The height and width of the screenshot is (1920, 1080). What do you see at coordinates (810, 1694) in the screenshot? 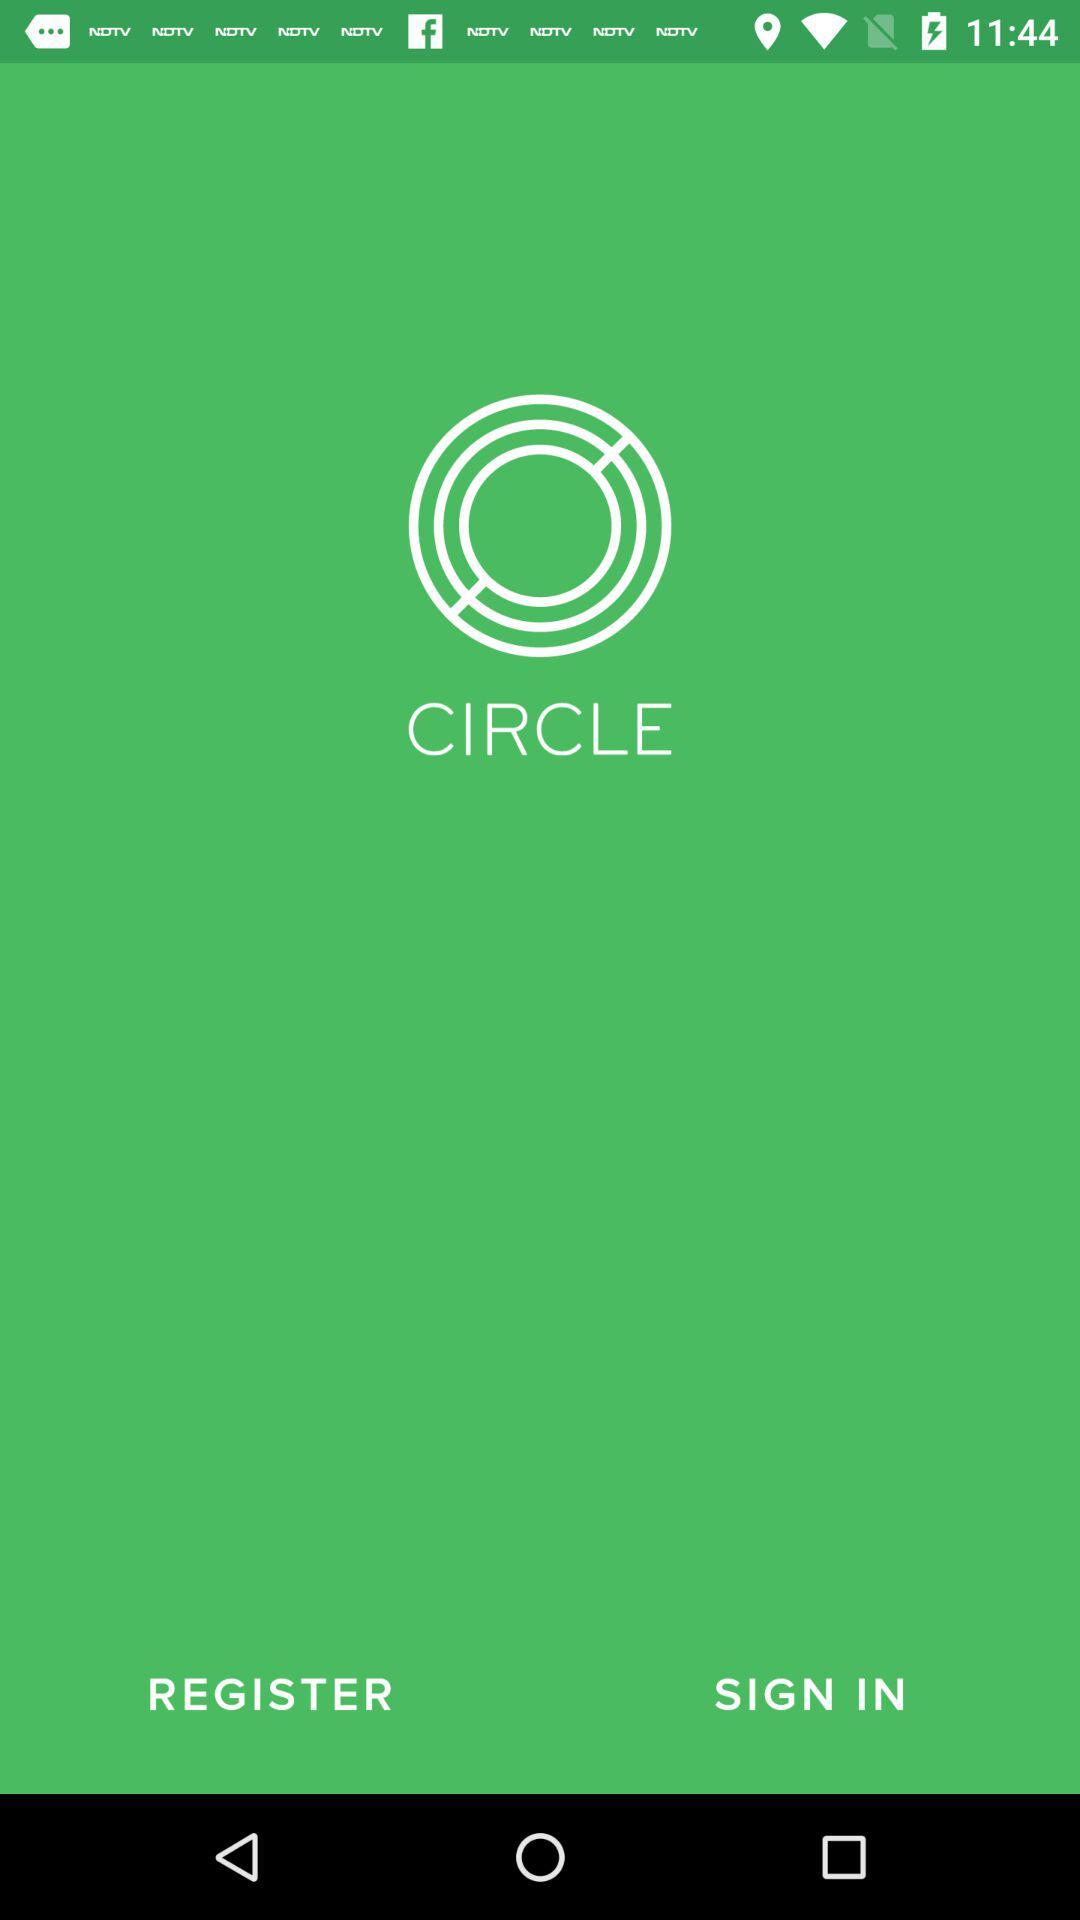
I see `sign in` at bounding box center [810, 1694].